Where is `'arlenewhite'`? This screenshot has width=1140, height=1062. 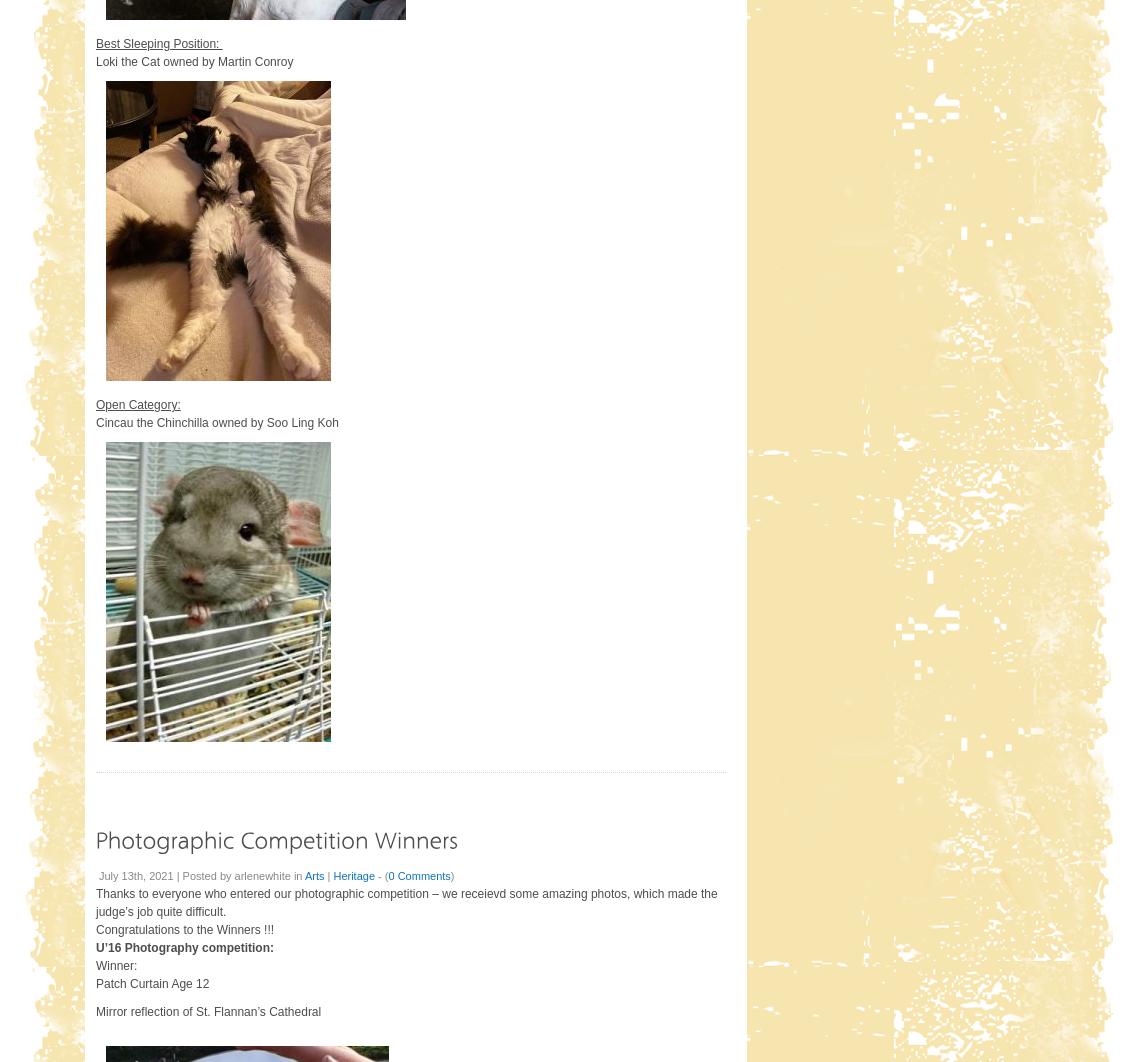
'arlenewhite' is located at coordinates (260, 873).